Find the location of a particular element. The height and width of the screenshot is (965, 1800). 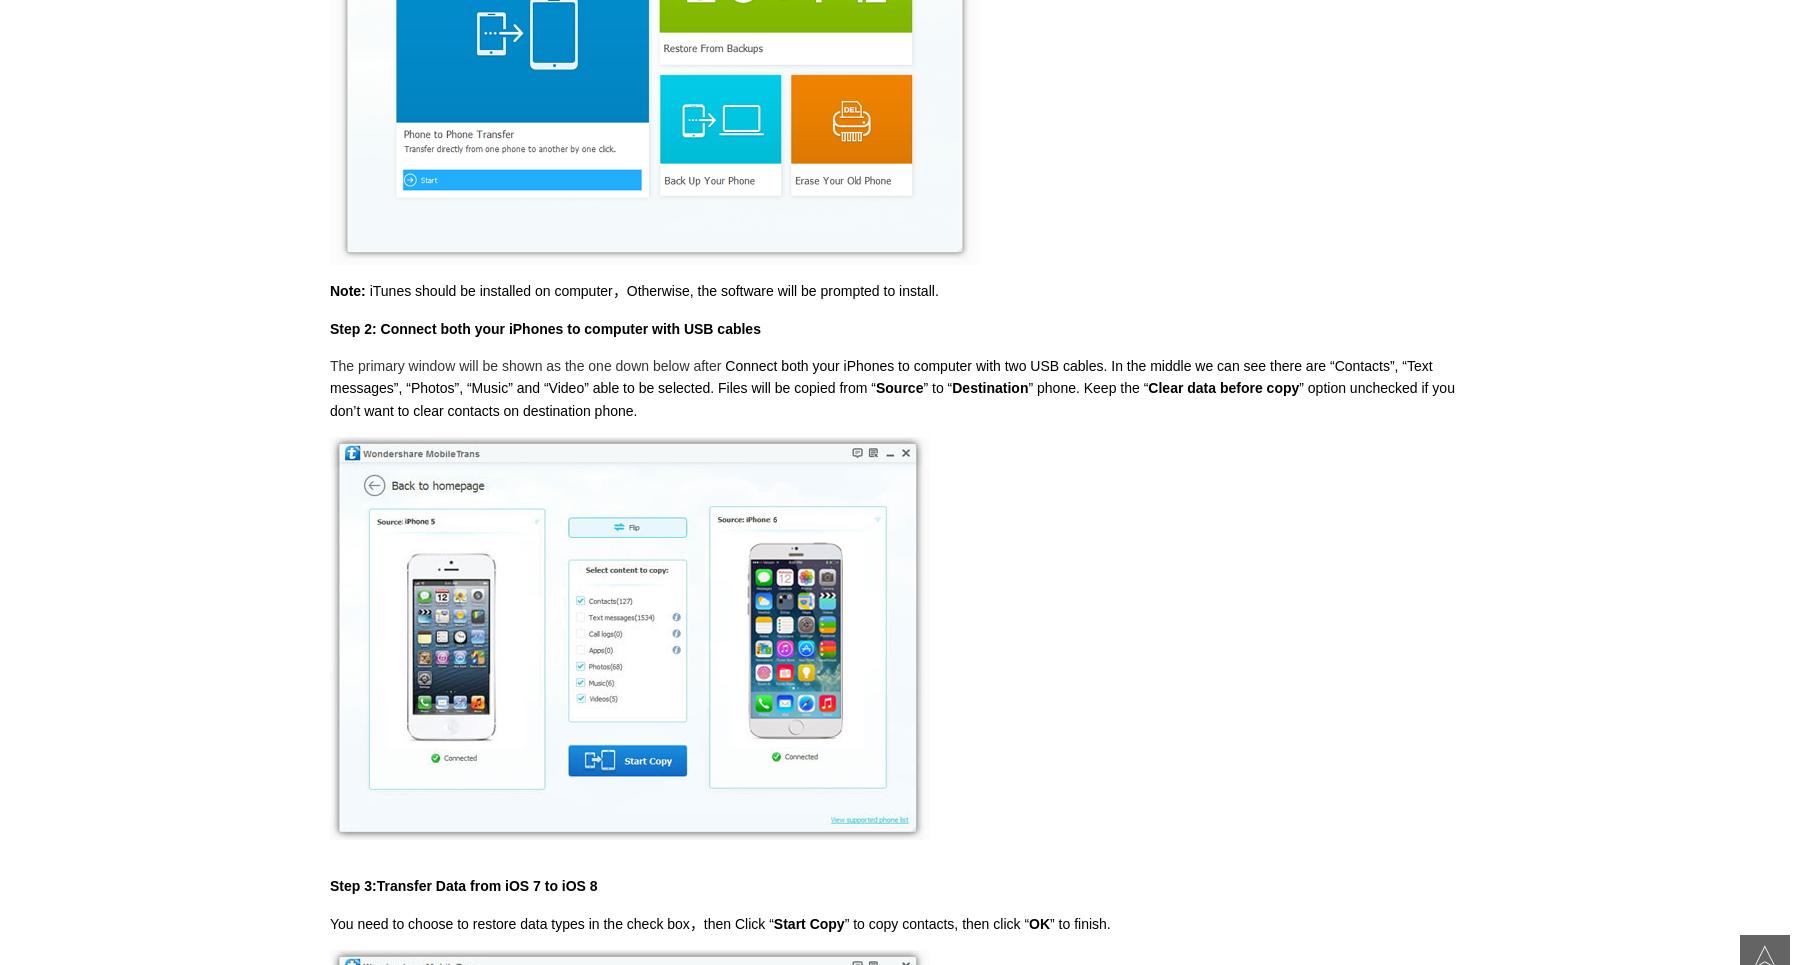

'” phone. Keep the “' is located at coordinates (1087, 387).